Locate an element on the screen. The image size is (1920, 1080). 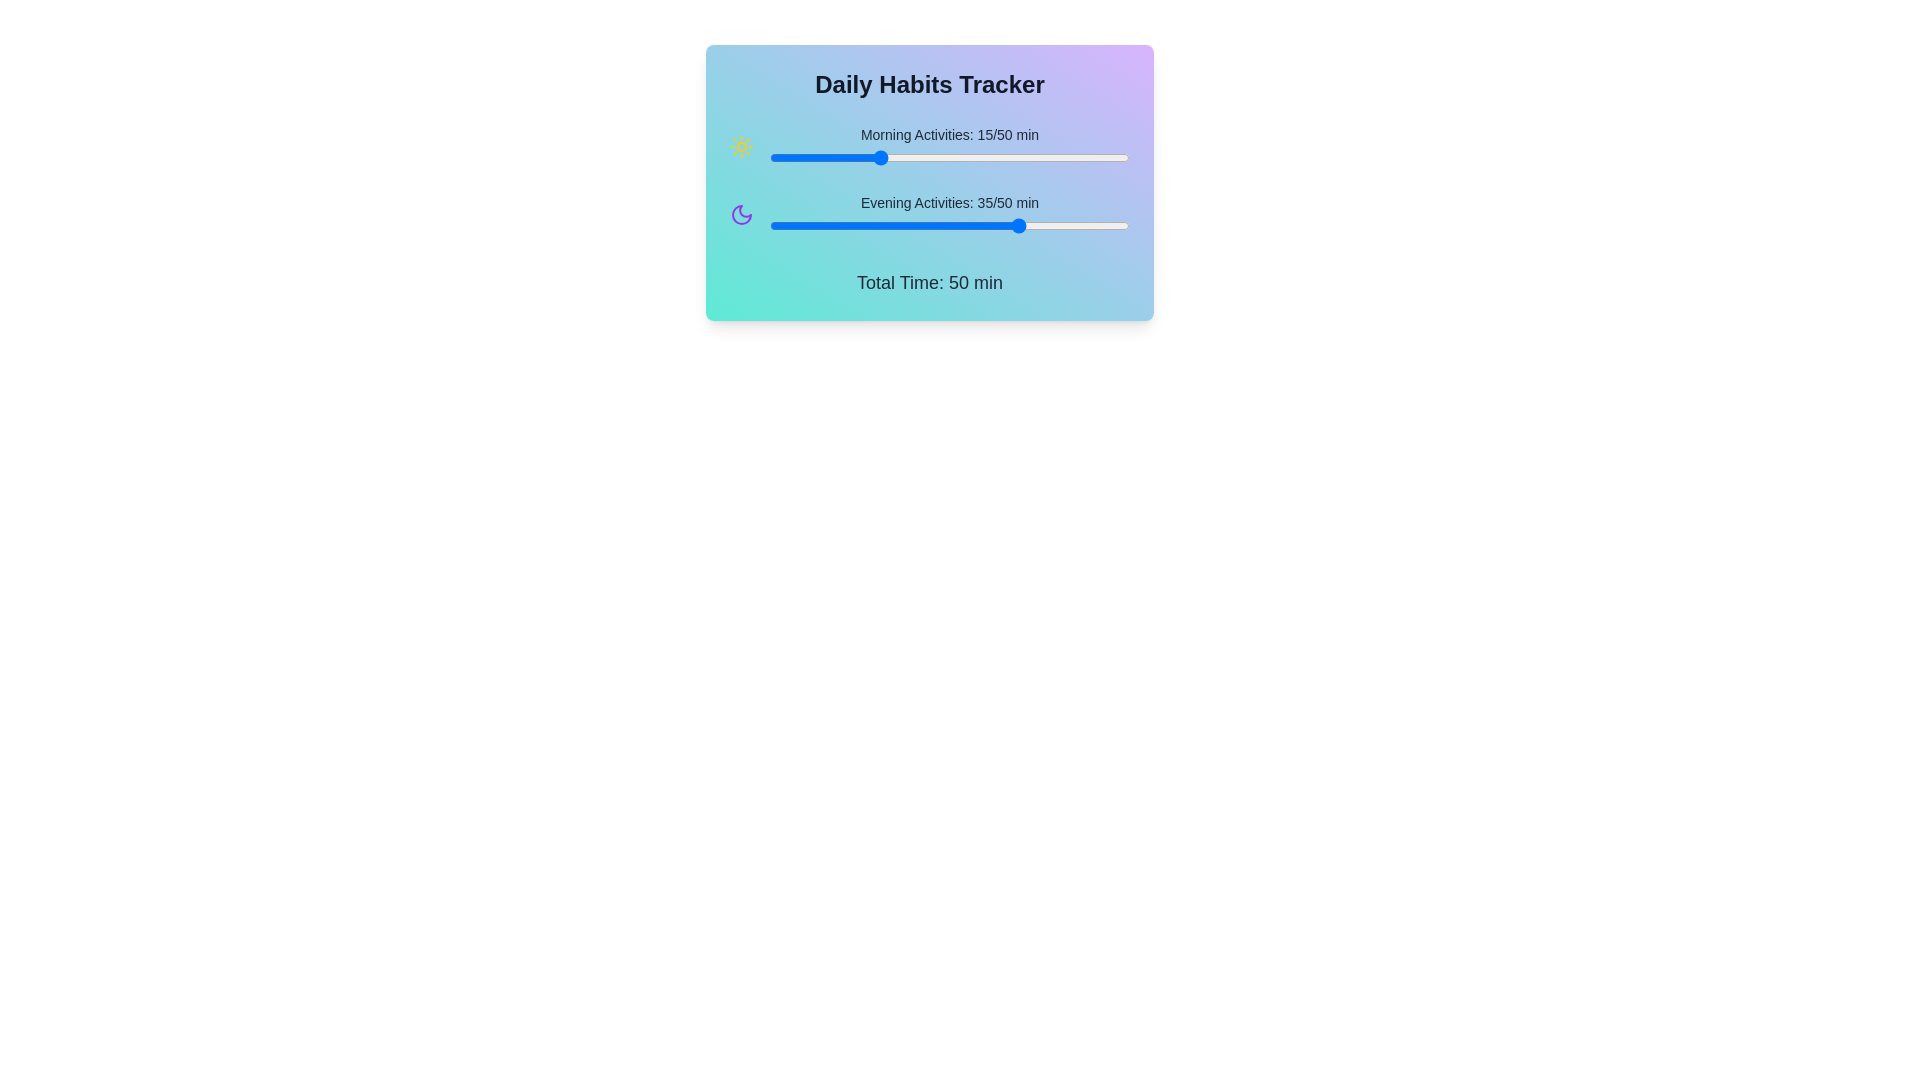
evening activity time is located at coordinates (863, 225).